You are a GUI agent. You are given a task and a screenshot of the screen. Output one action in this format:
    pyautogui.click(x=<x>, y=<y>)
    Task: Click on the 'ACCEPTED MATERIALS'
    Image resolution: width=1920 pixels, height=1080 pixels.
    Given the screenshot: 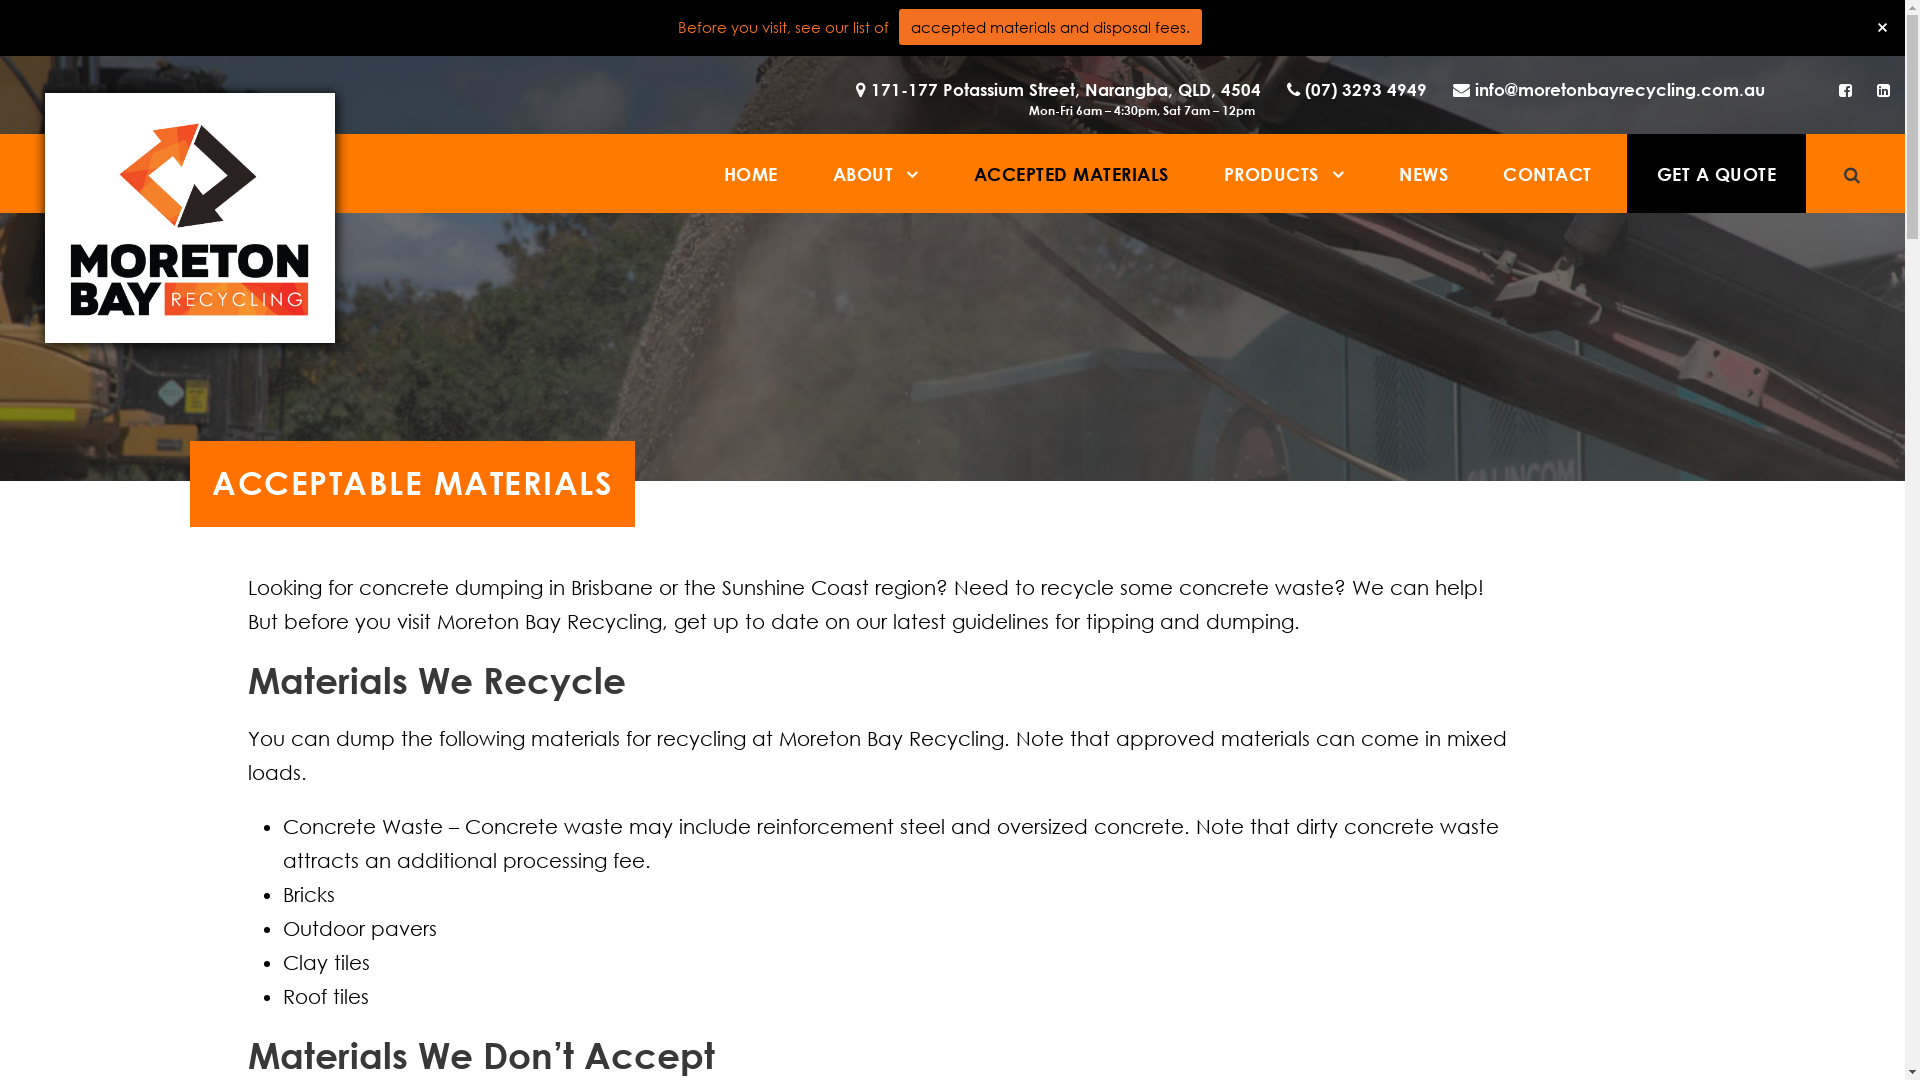 What is the action you would take?
    pyautogui.click(x=1070, y=172)
    